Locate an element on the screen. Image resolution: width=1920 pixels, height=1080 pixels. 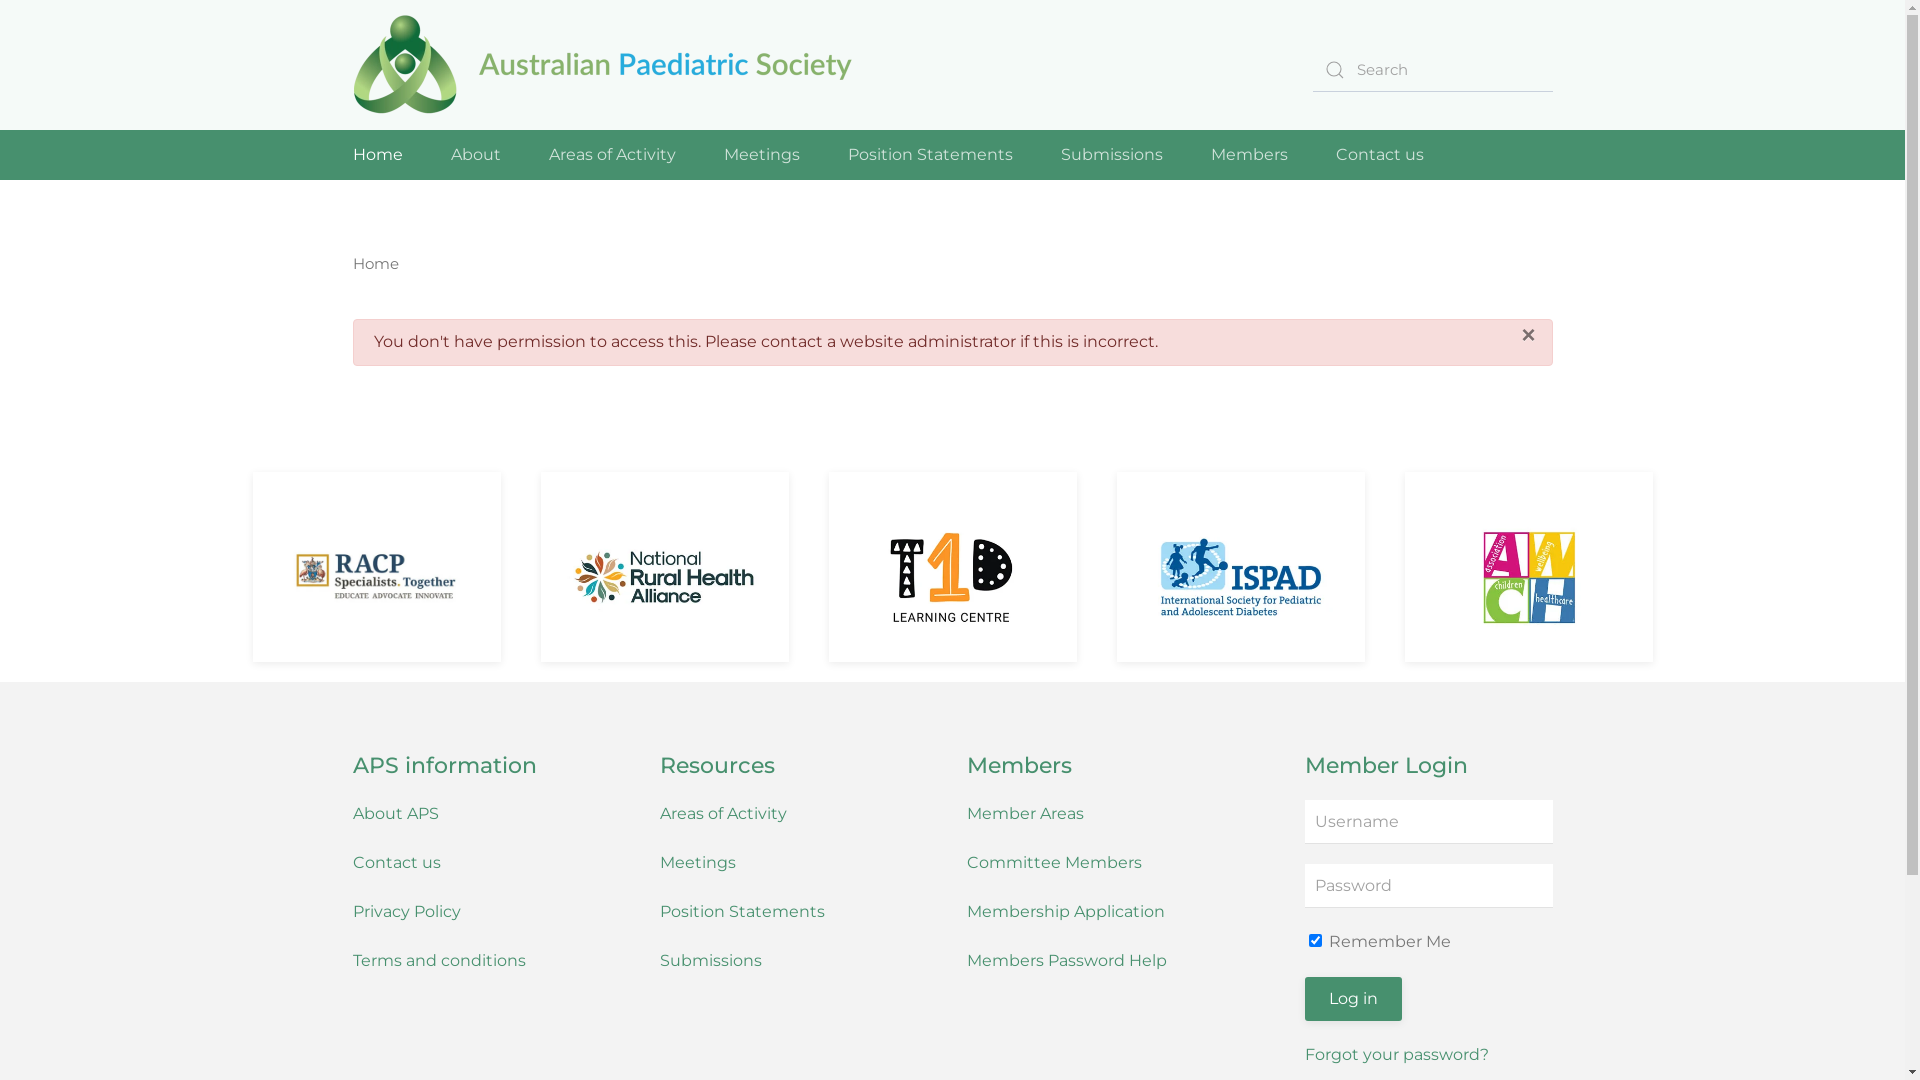
'Submissions' is located at coordinates (660, 959).